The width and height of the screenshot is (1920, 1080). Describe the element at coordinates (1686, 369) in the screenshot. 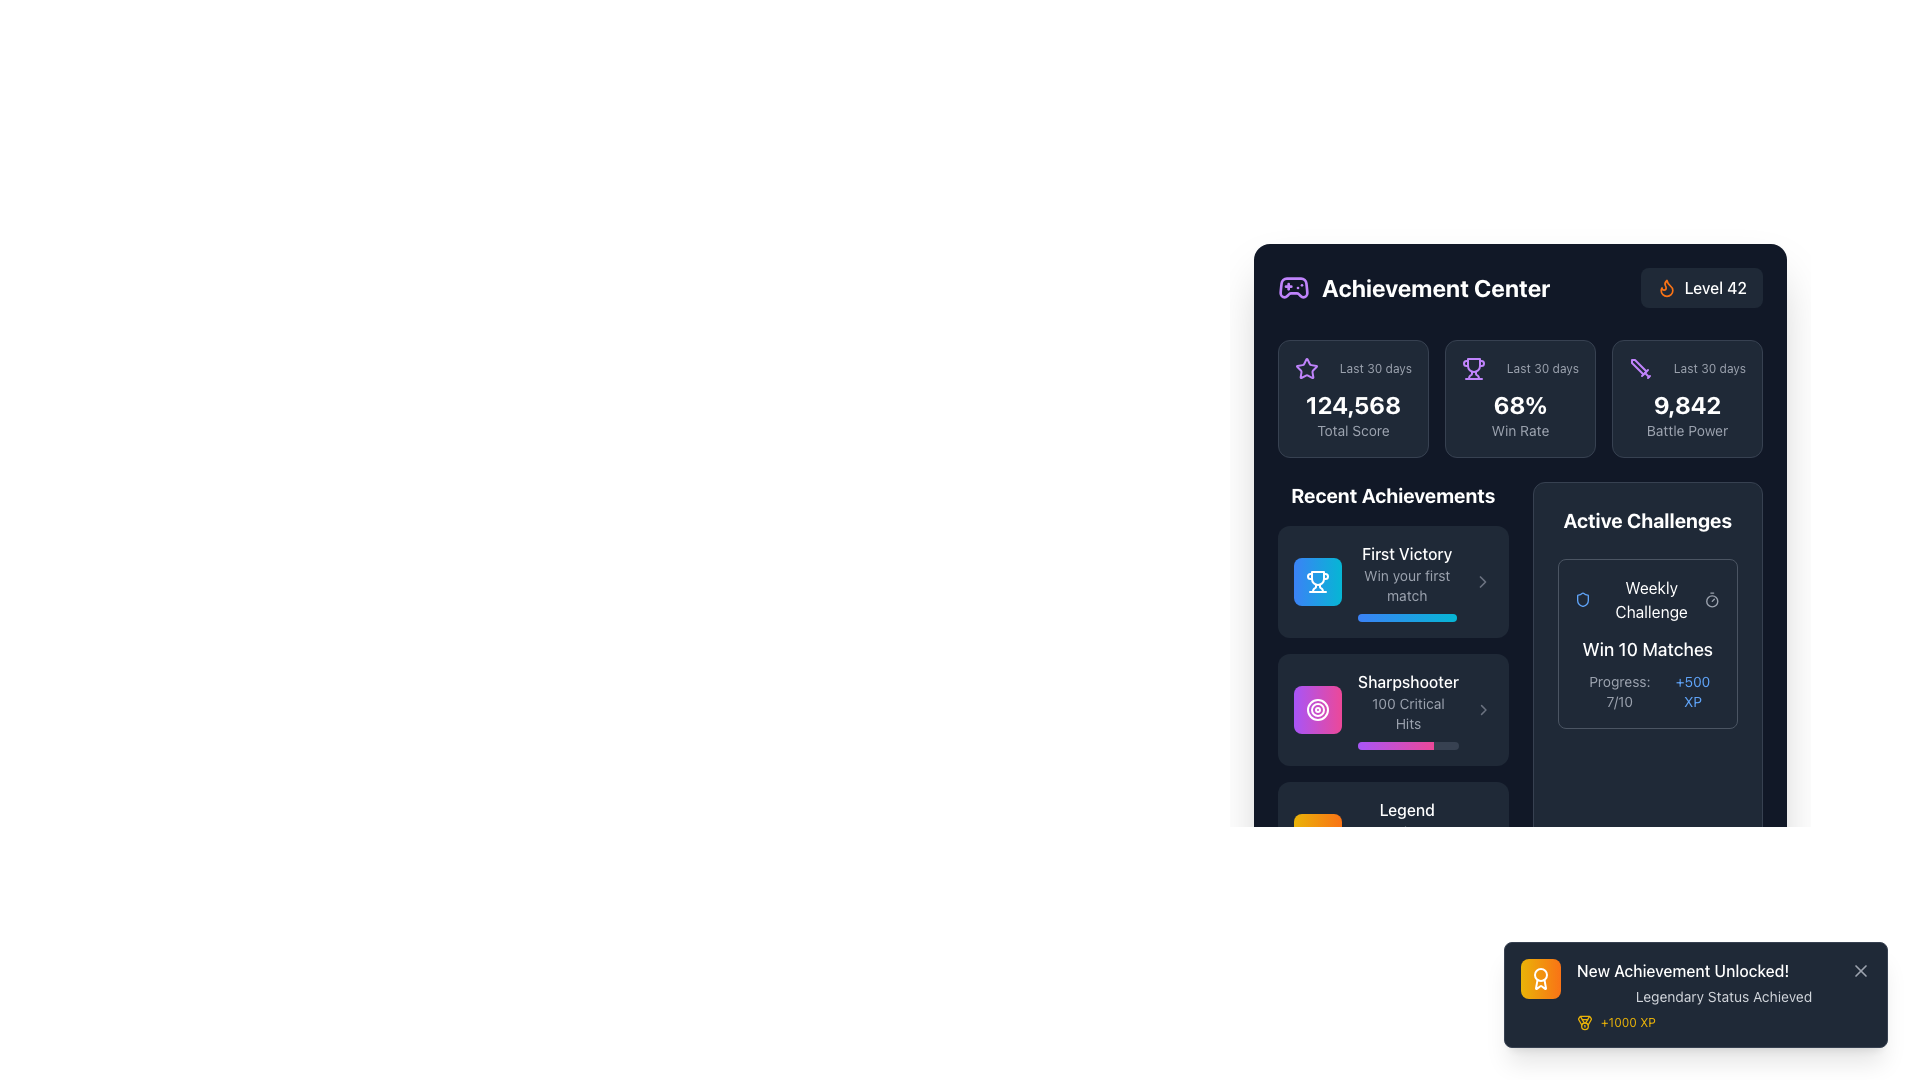

I see `the Text label indicating the timeframe of the last 30 days, located at the top section of a card above the large numerical statistic and the label 'Battle Power'` at that location.